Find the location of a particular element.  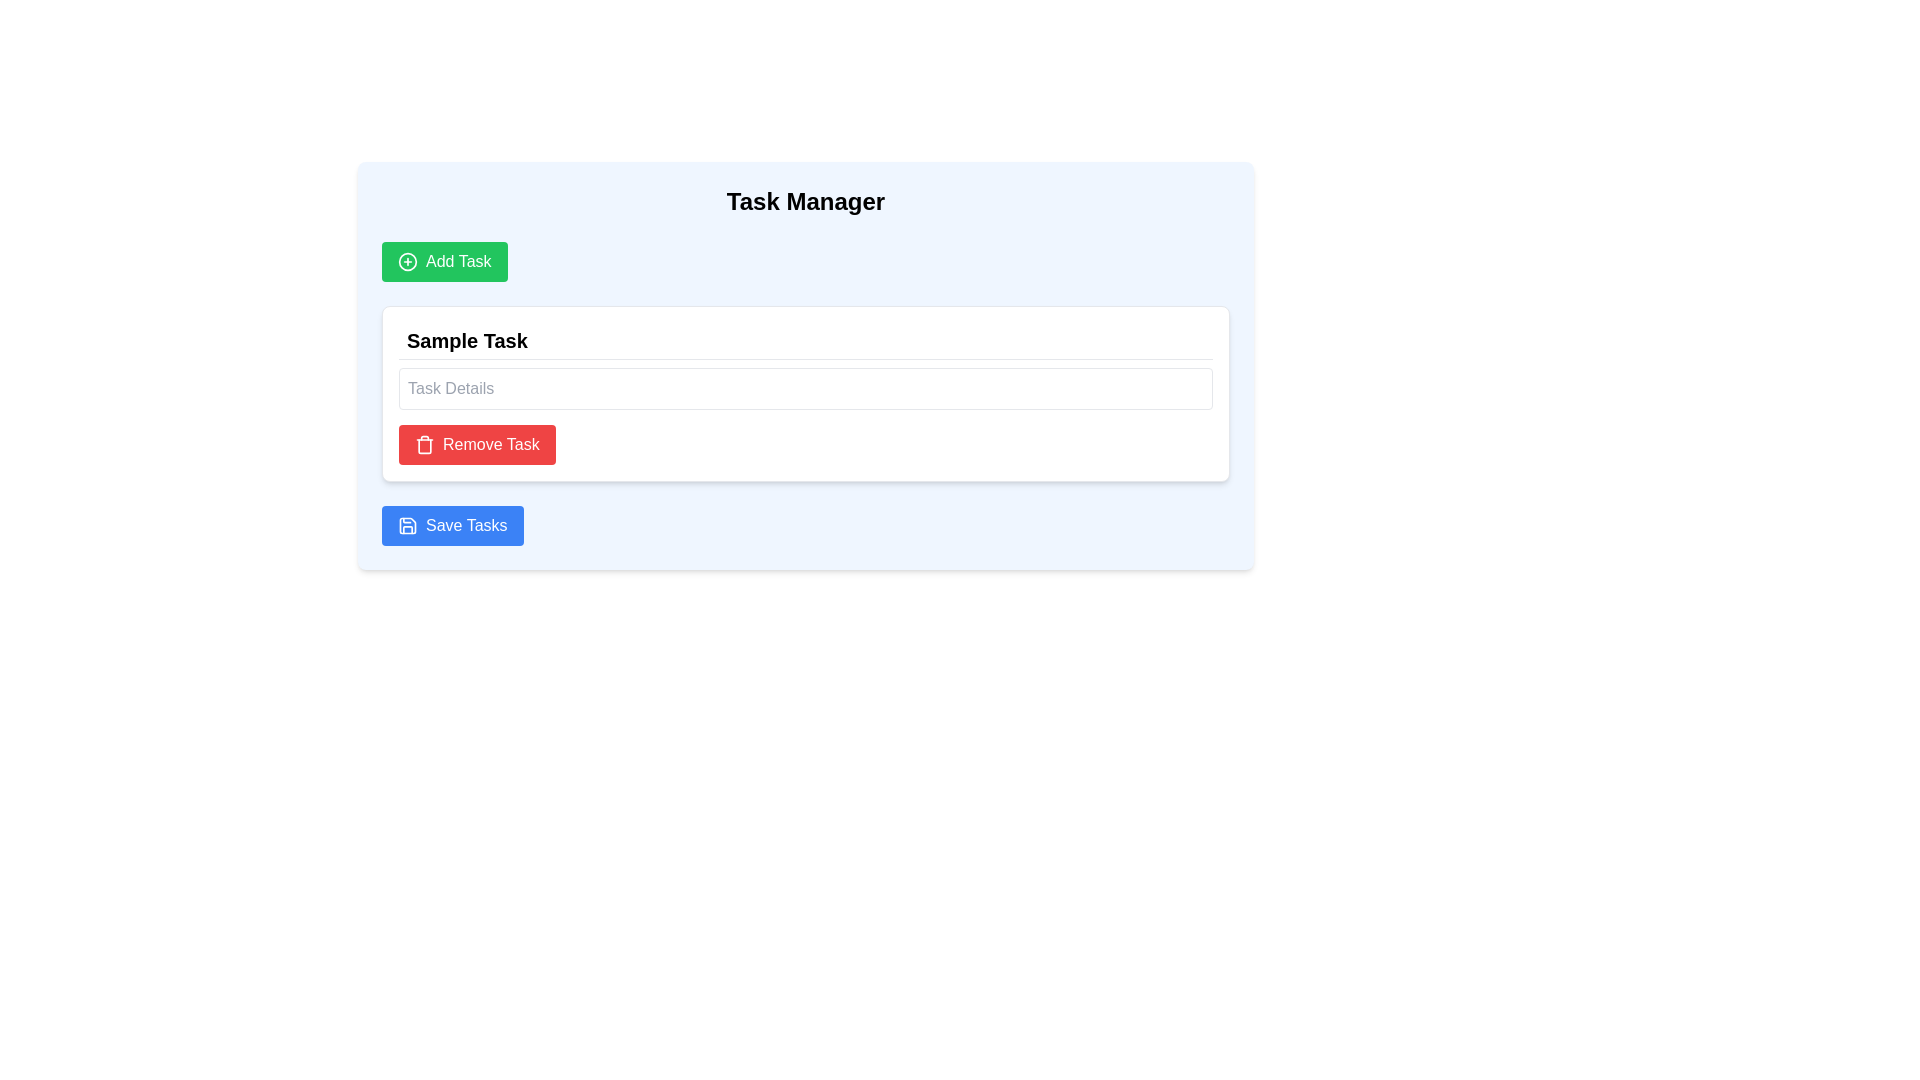

the trash can icon, which is part of the 'Remove Task' button located below the 'Task Details' input box is located at coordinates (424, 443).